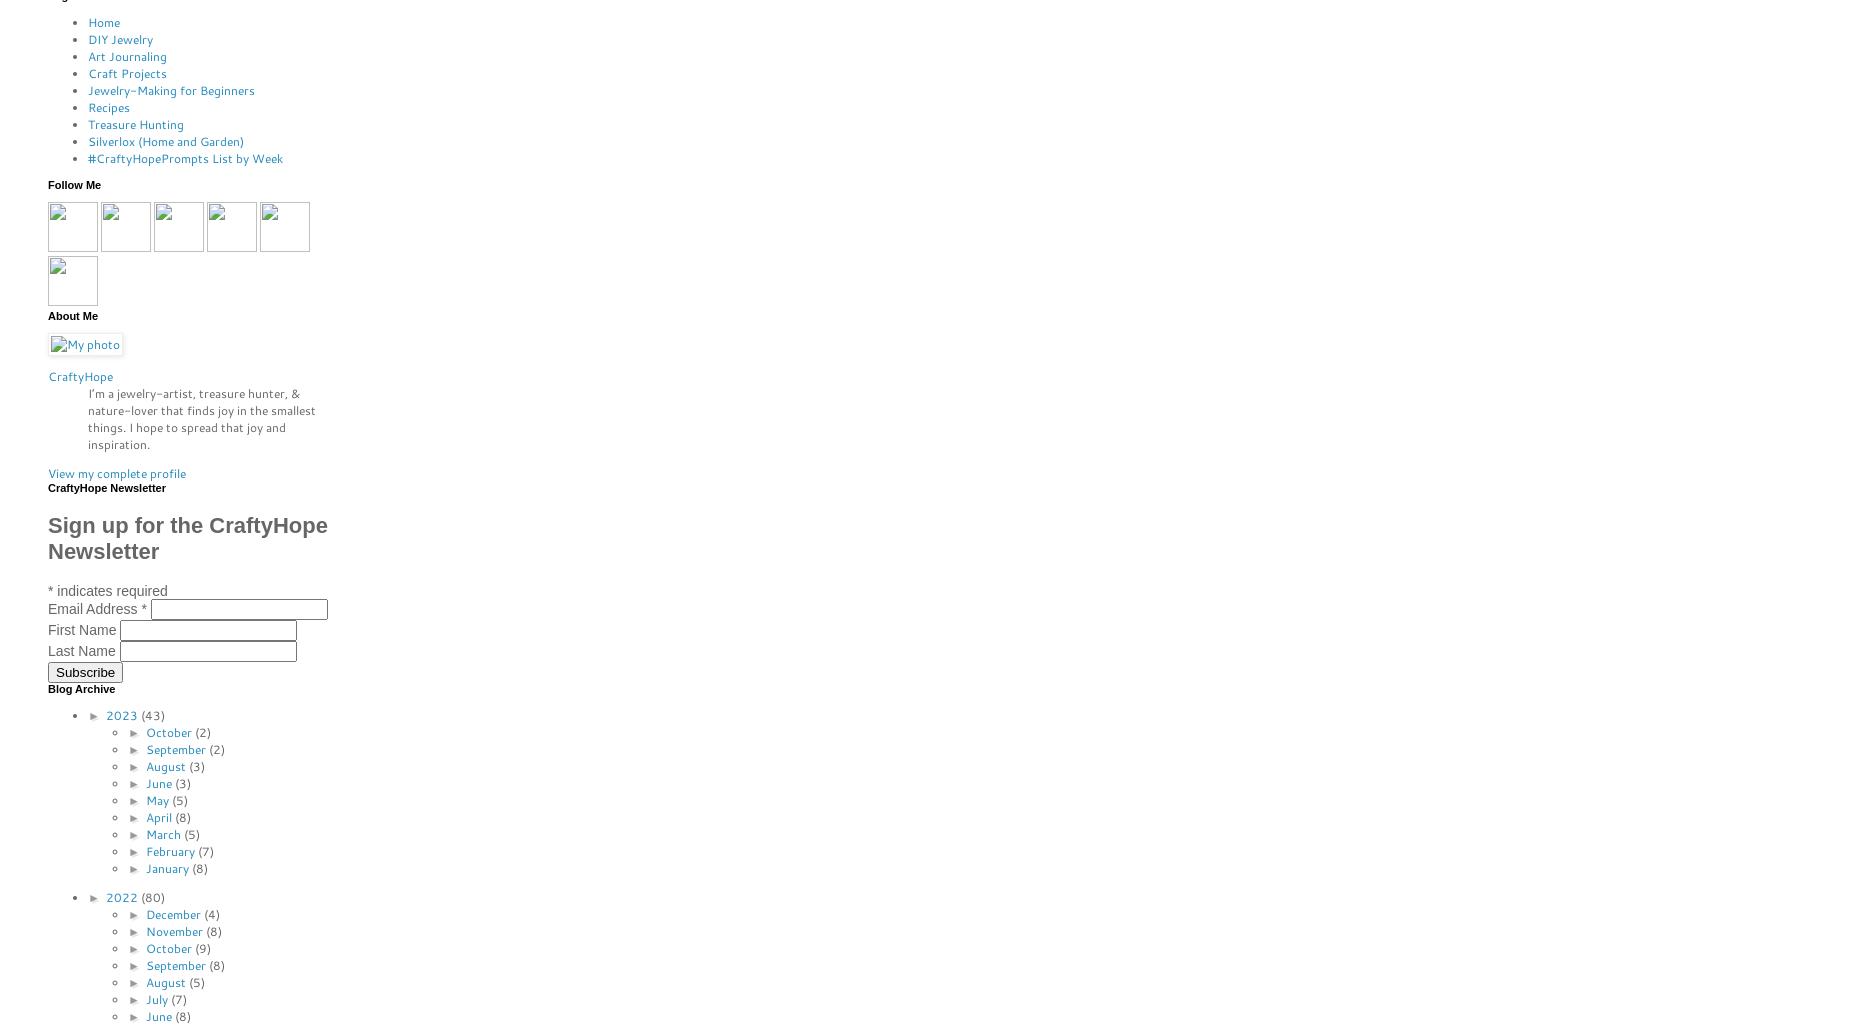 This screenshot has height=1025, width=1858. I want to click on 'Treasure Hunting', so click(136, 124).